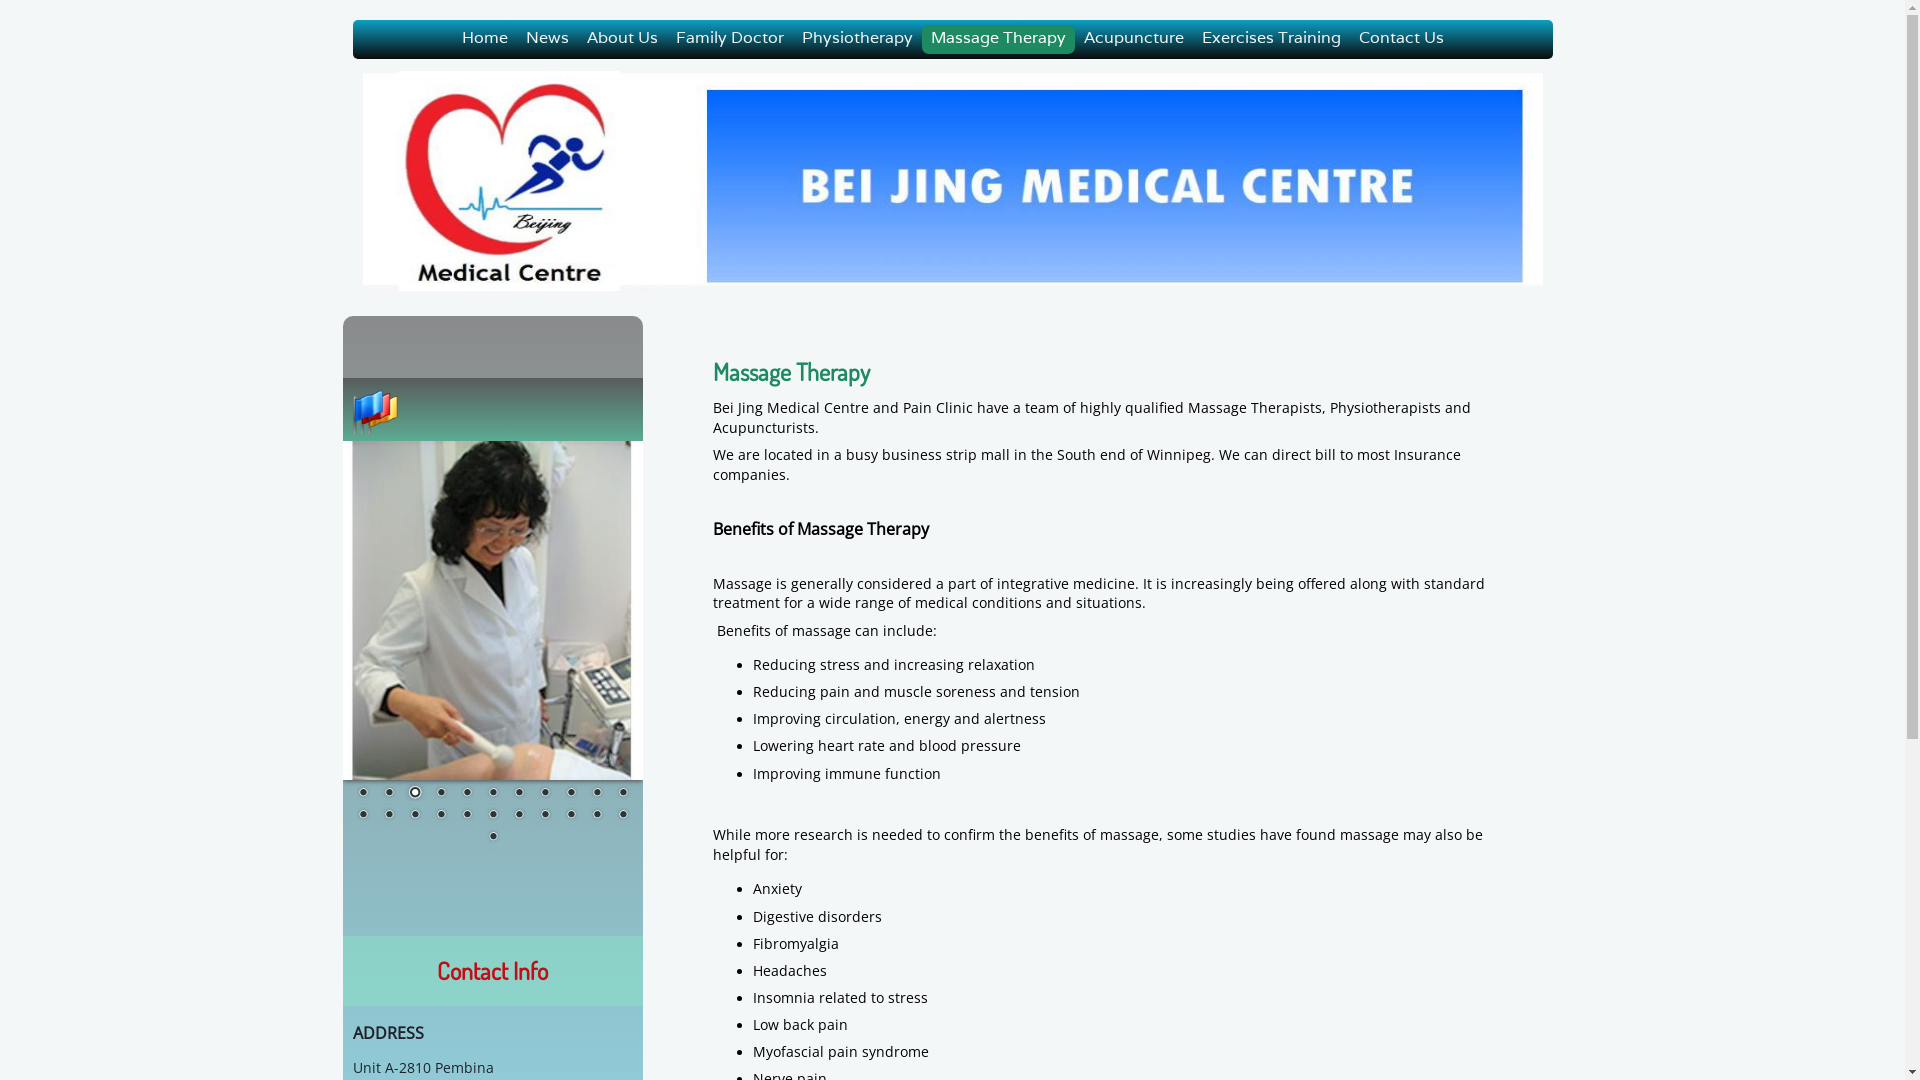  Describe the element at coordinates (465, 793) in the screenshot. I see `'5'` at that location.